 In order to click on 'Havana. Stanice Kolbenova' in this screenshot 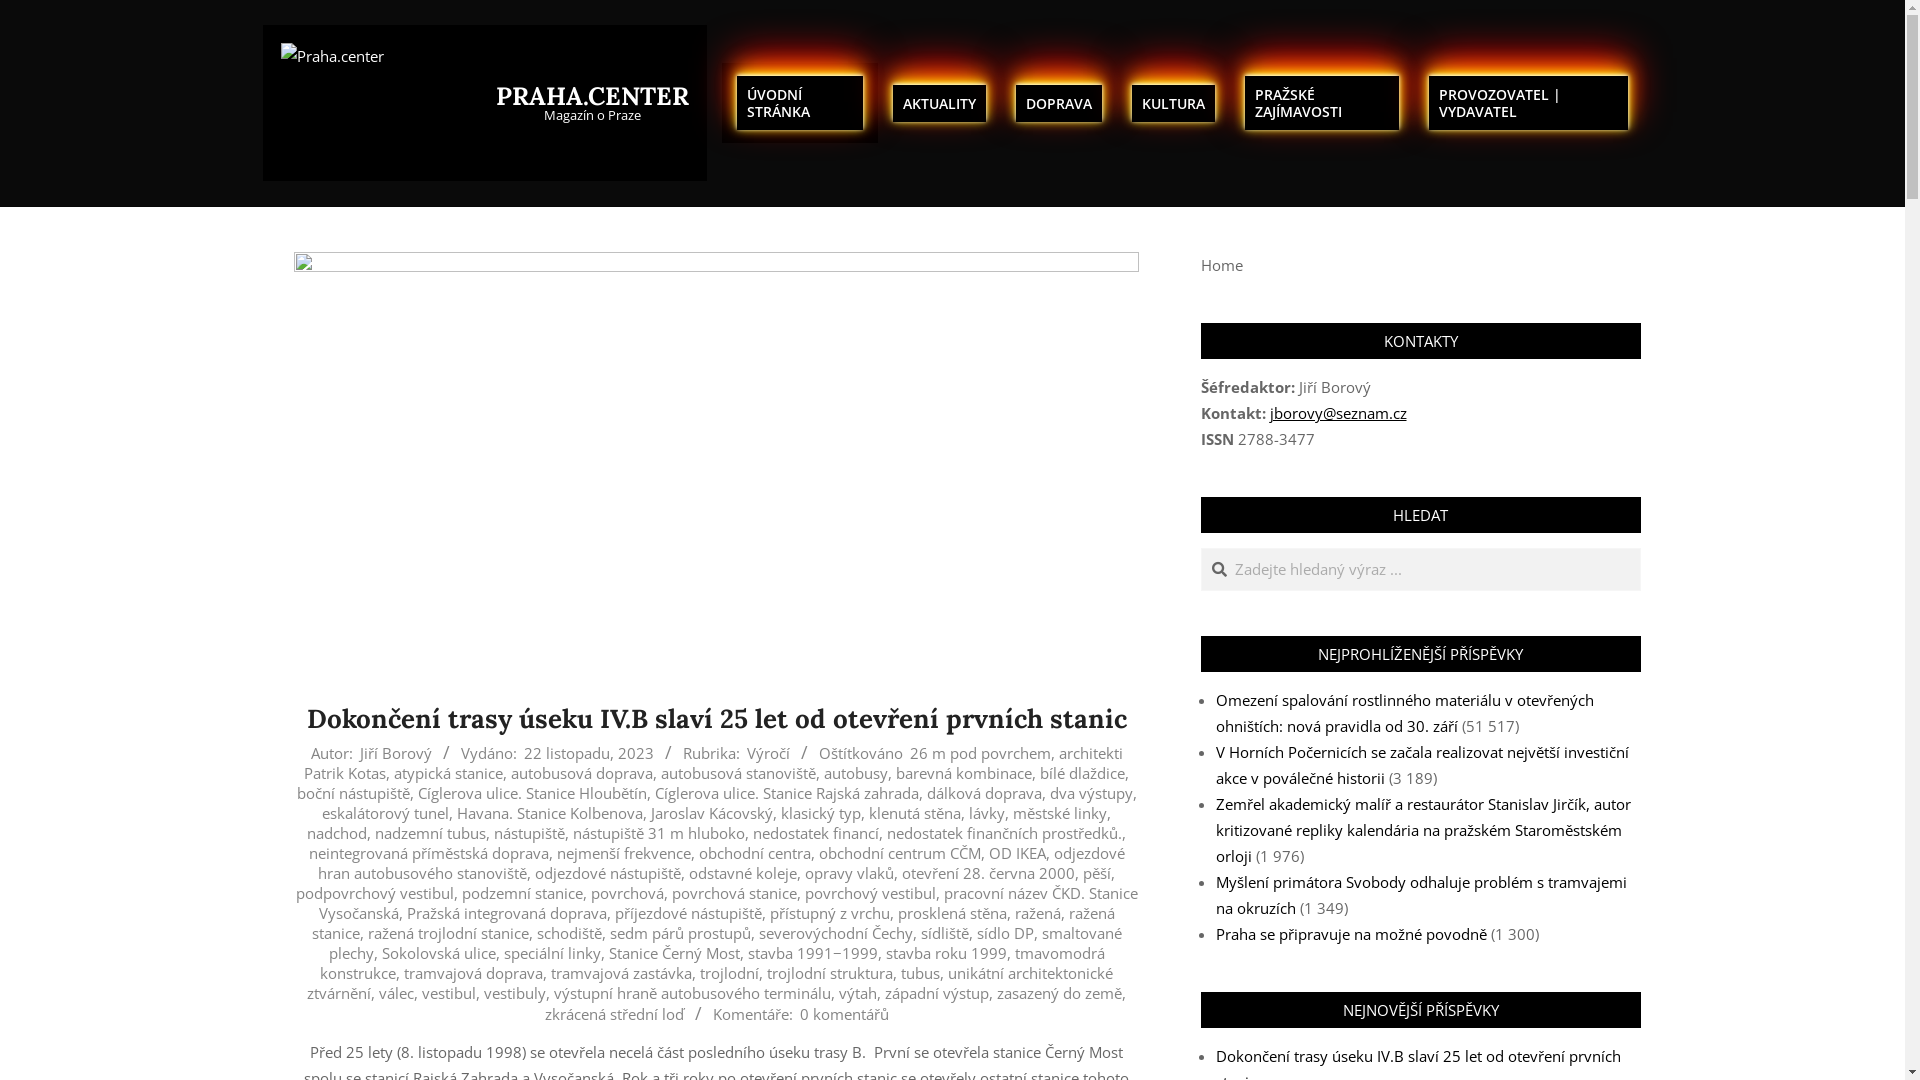, I will do `click(550, 813)`.